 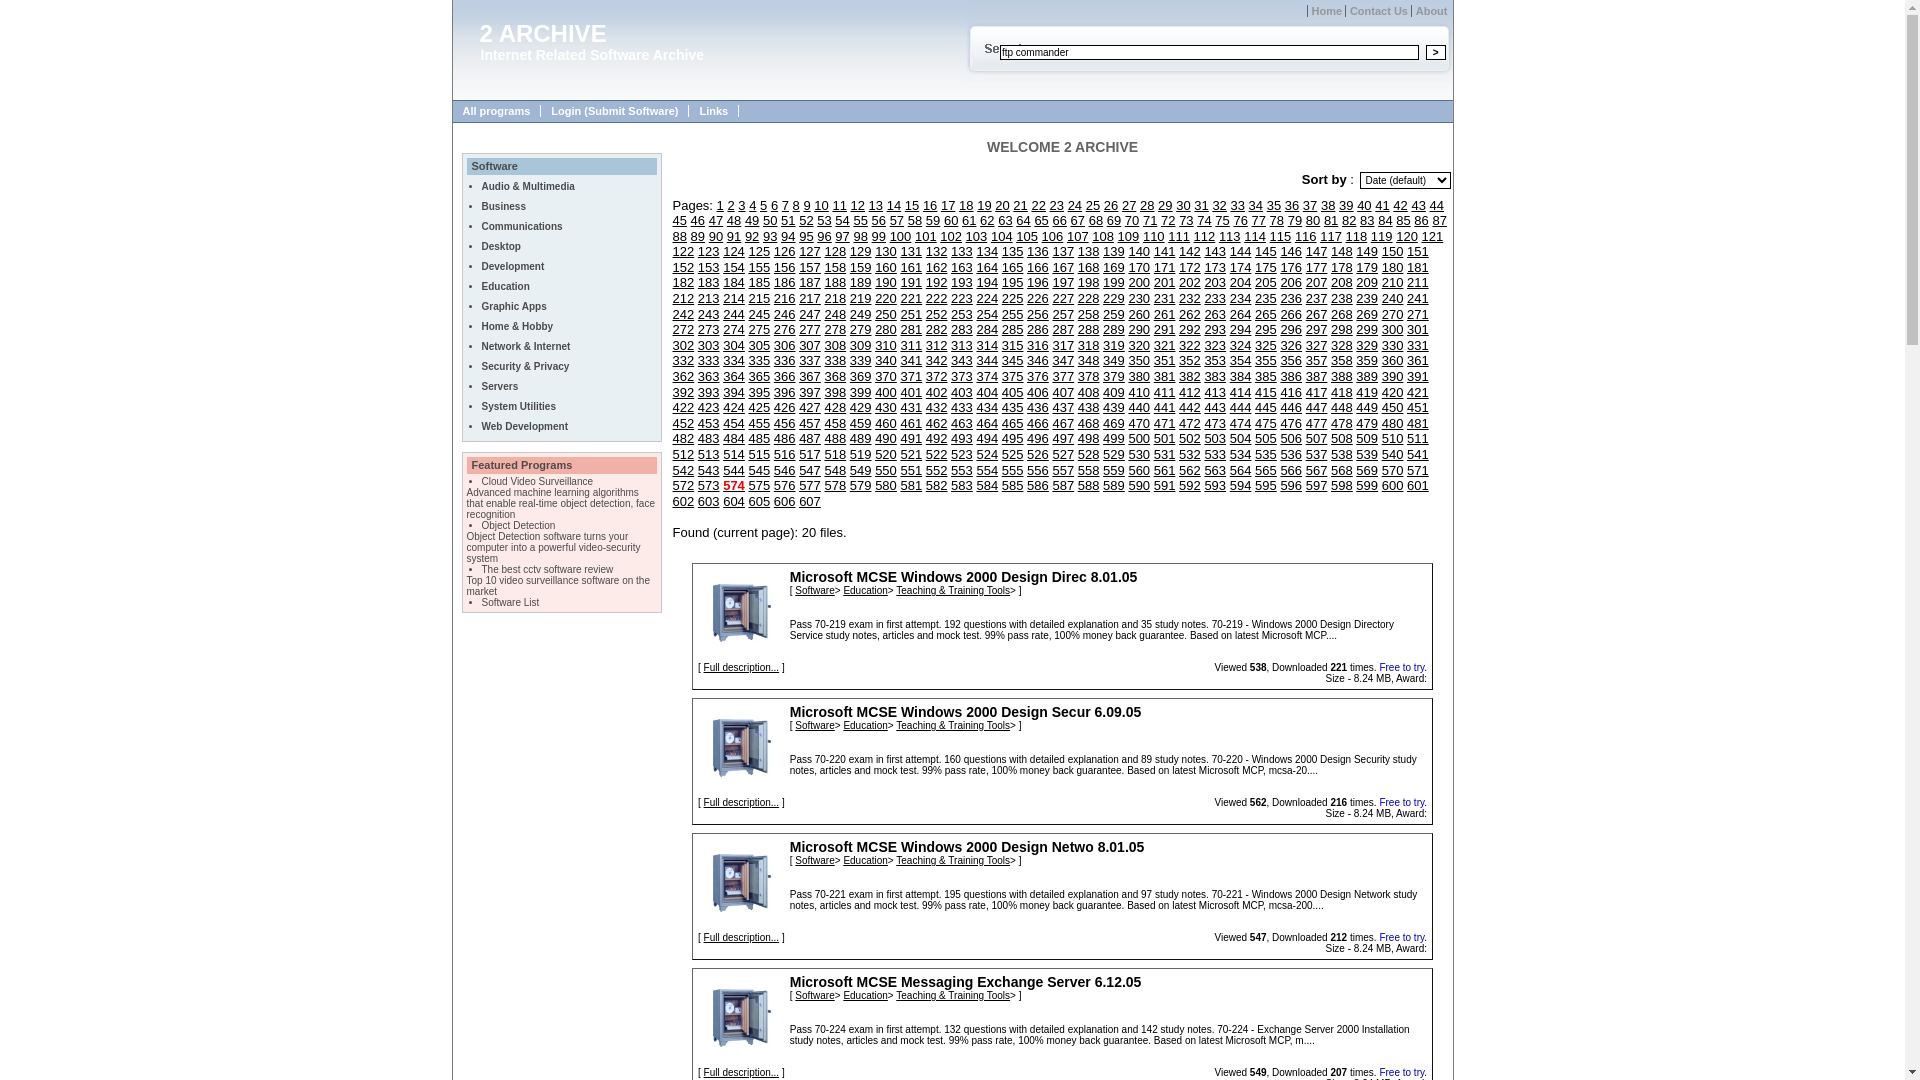 I want to click on '121', so click(x=1420, y=235).